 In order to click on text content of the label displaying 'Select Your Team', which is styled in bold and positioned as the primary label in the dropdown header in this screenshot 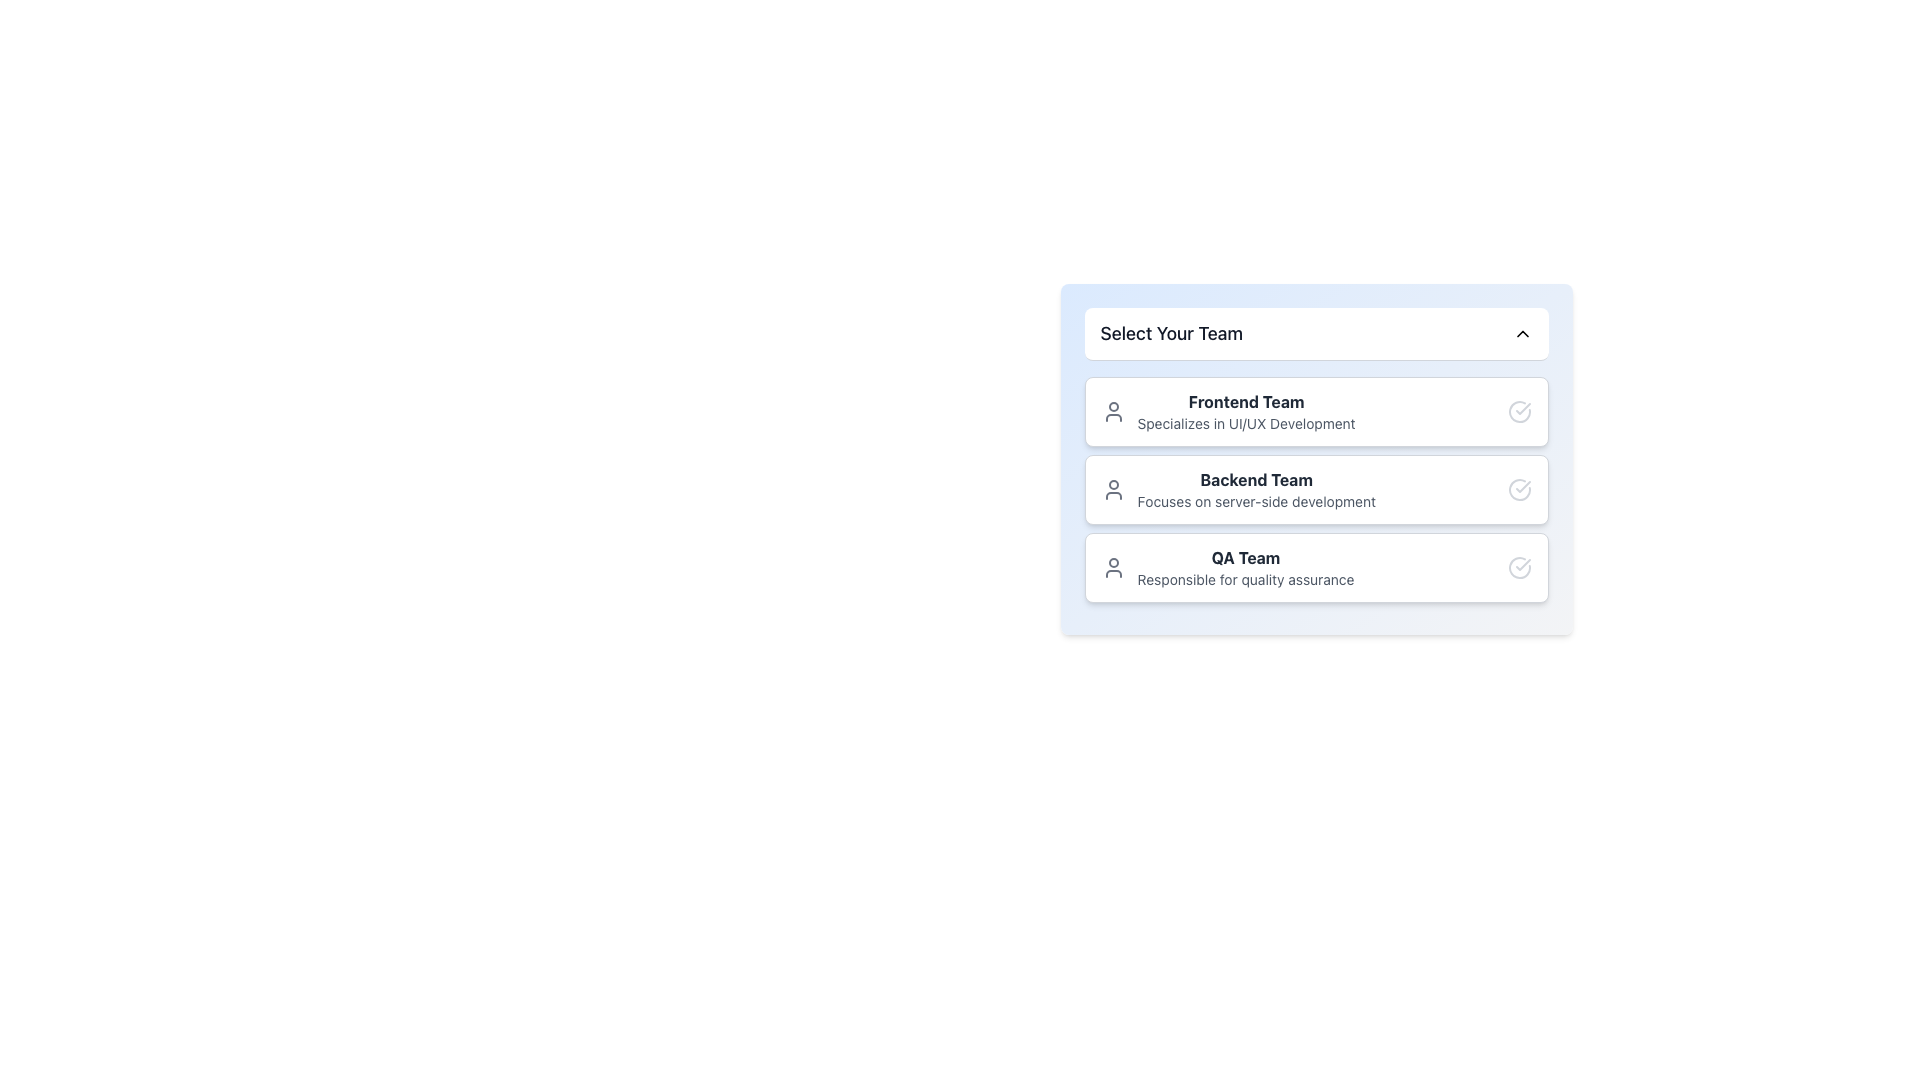, I will do `click(1171, 333)`.